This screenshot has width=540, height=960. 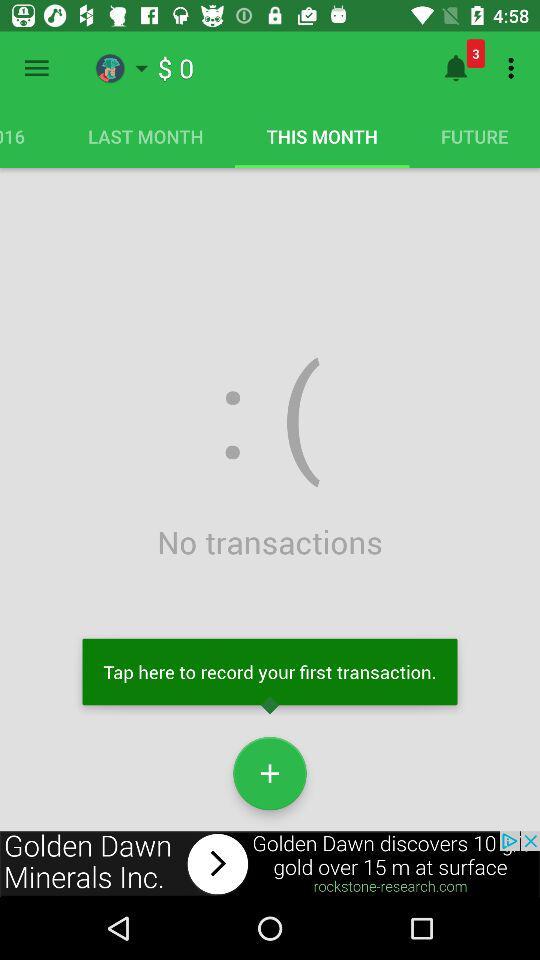 What do you see at coordinates (270, 863) in the screenshot?
I see `advertisement banner` at bounding box center [270, 863].